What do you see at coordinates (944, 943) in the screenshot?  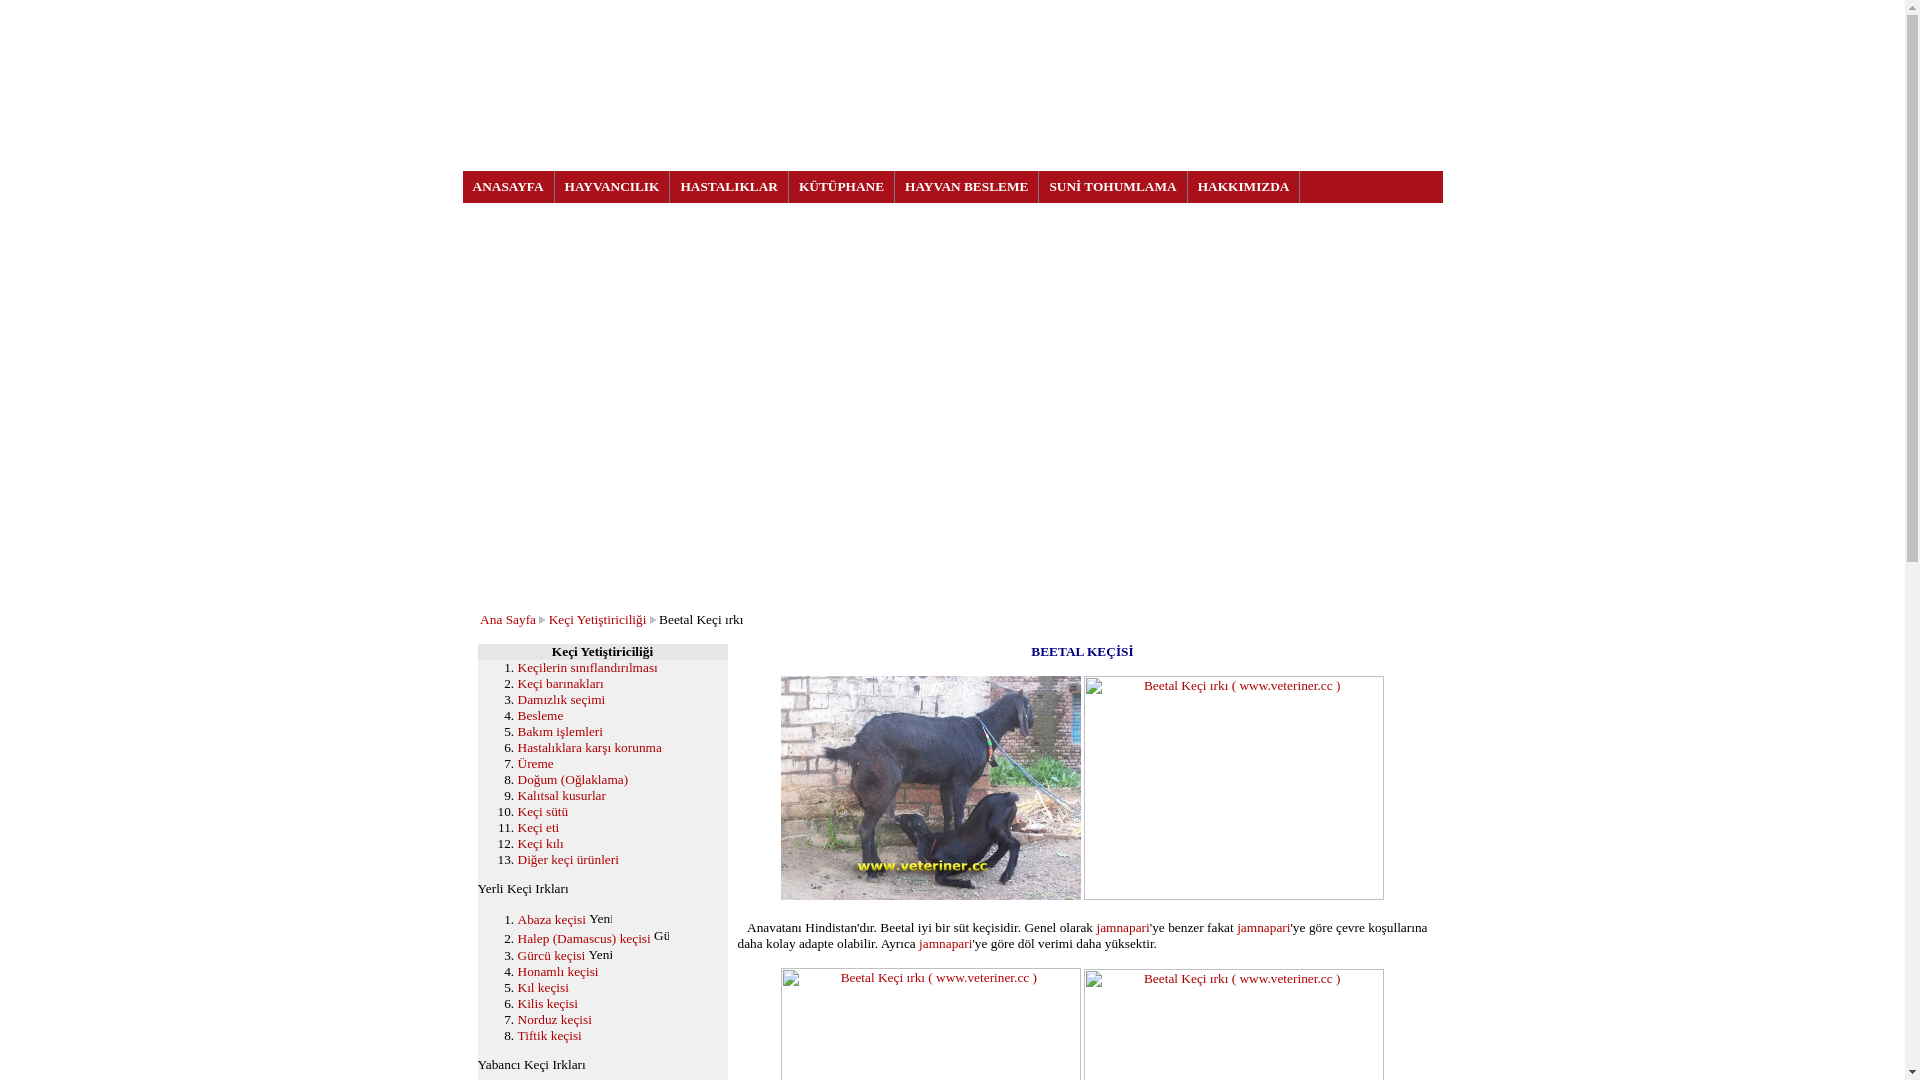 I see `'jamnapari'` at bounding box center [944, 943].